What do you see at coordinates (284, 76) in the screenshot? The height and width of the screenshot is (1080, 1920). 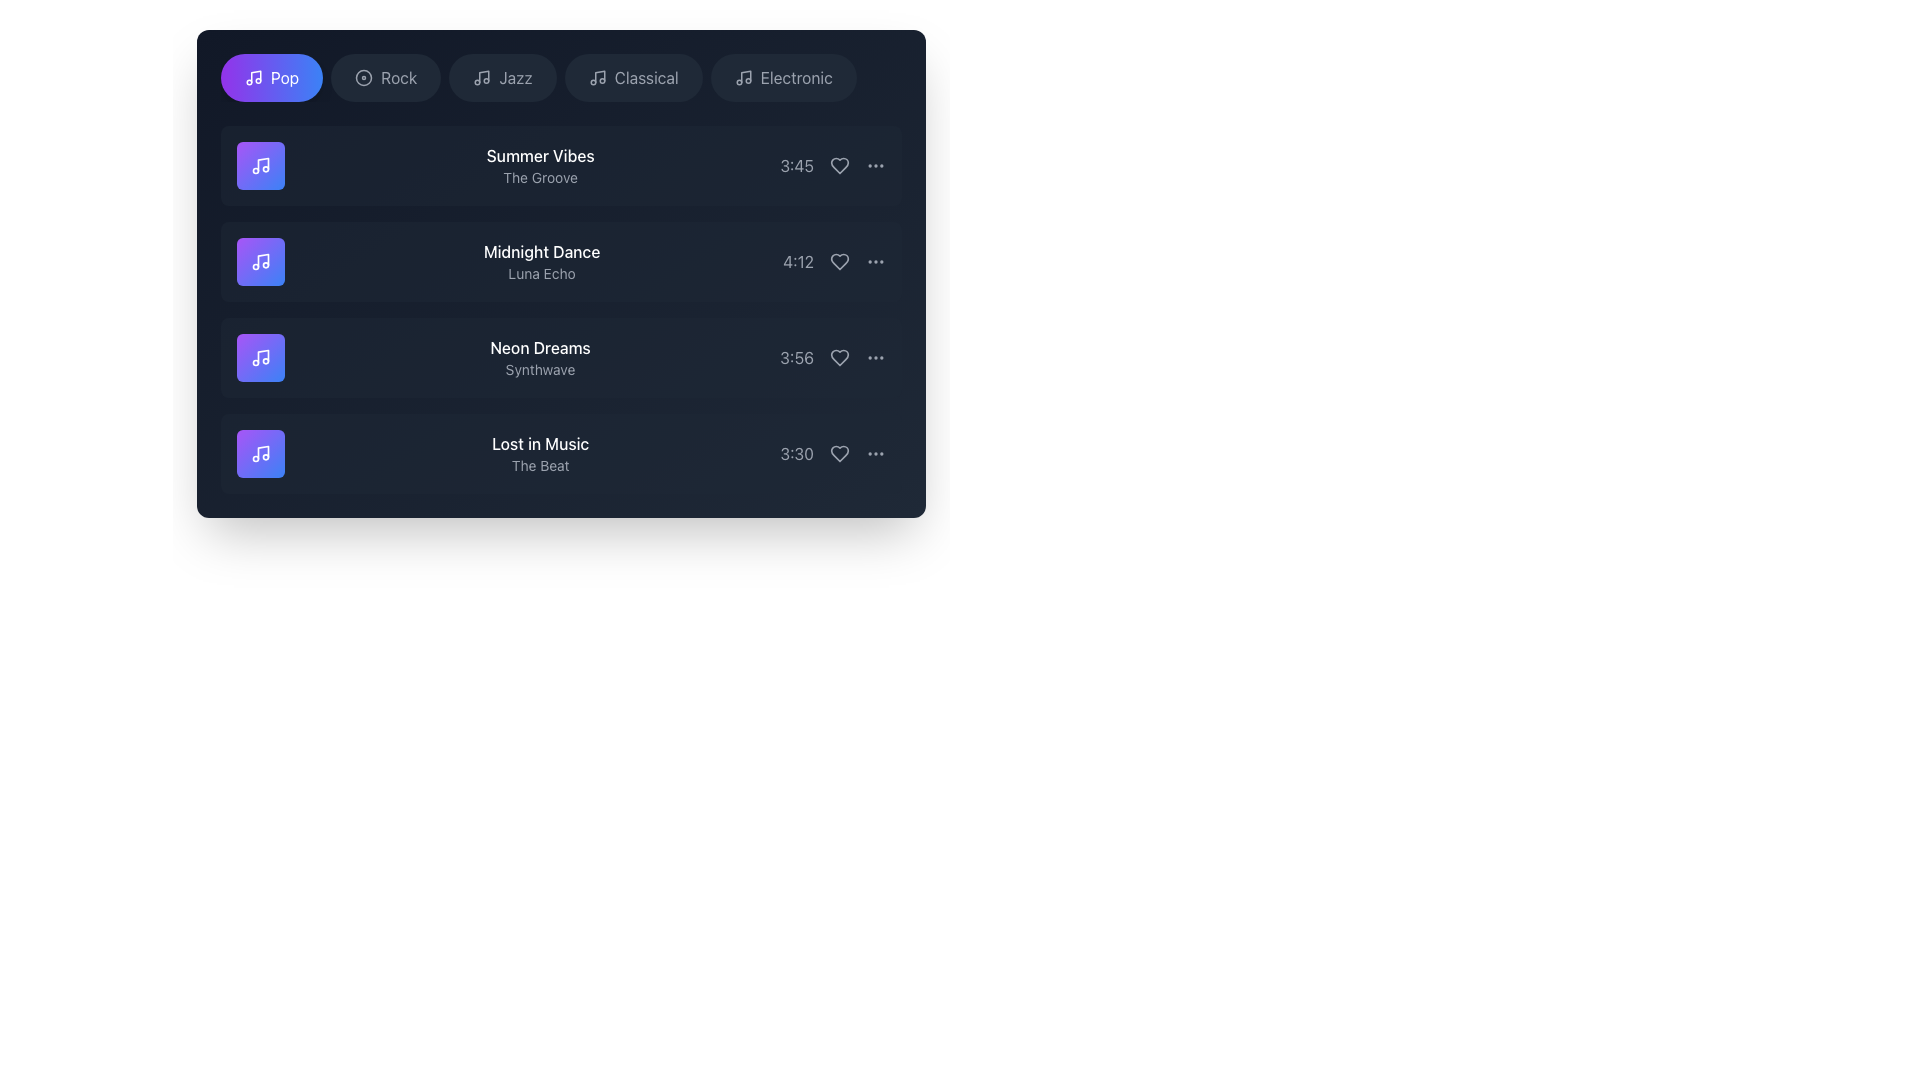 I see `the 'Pop' text label, which is displayed in white on a gradient background` at bounding box center [284, 76].